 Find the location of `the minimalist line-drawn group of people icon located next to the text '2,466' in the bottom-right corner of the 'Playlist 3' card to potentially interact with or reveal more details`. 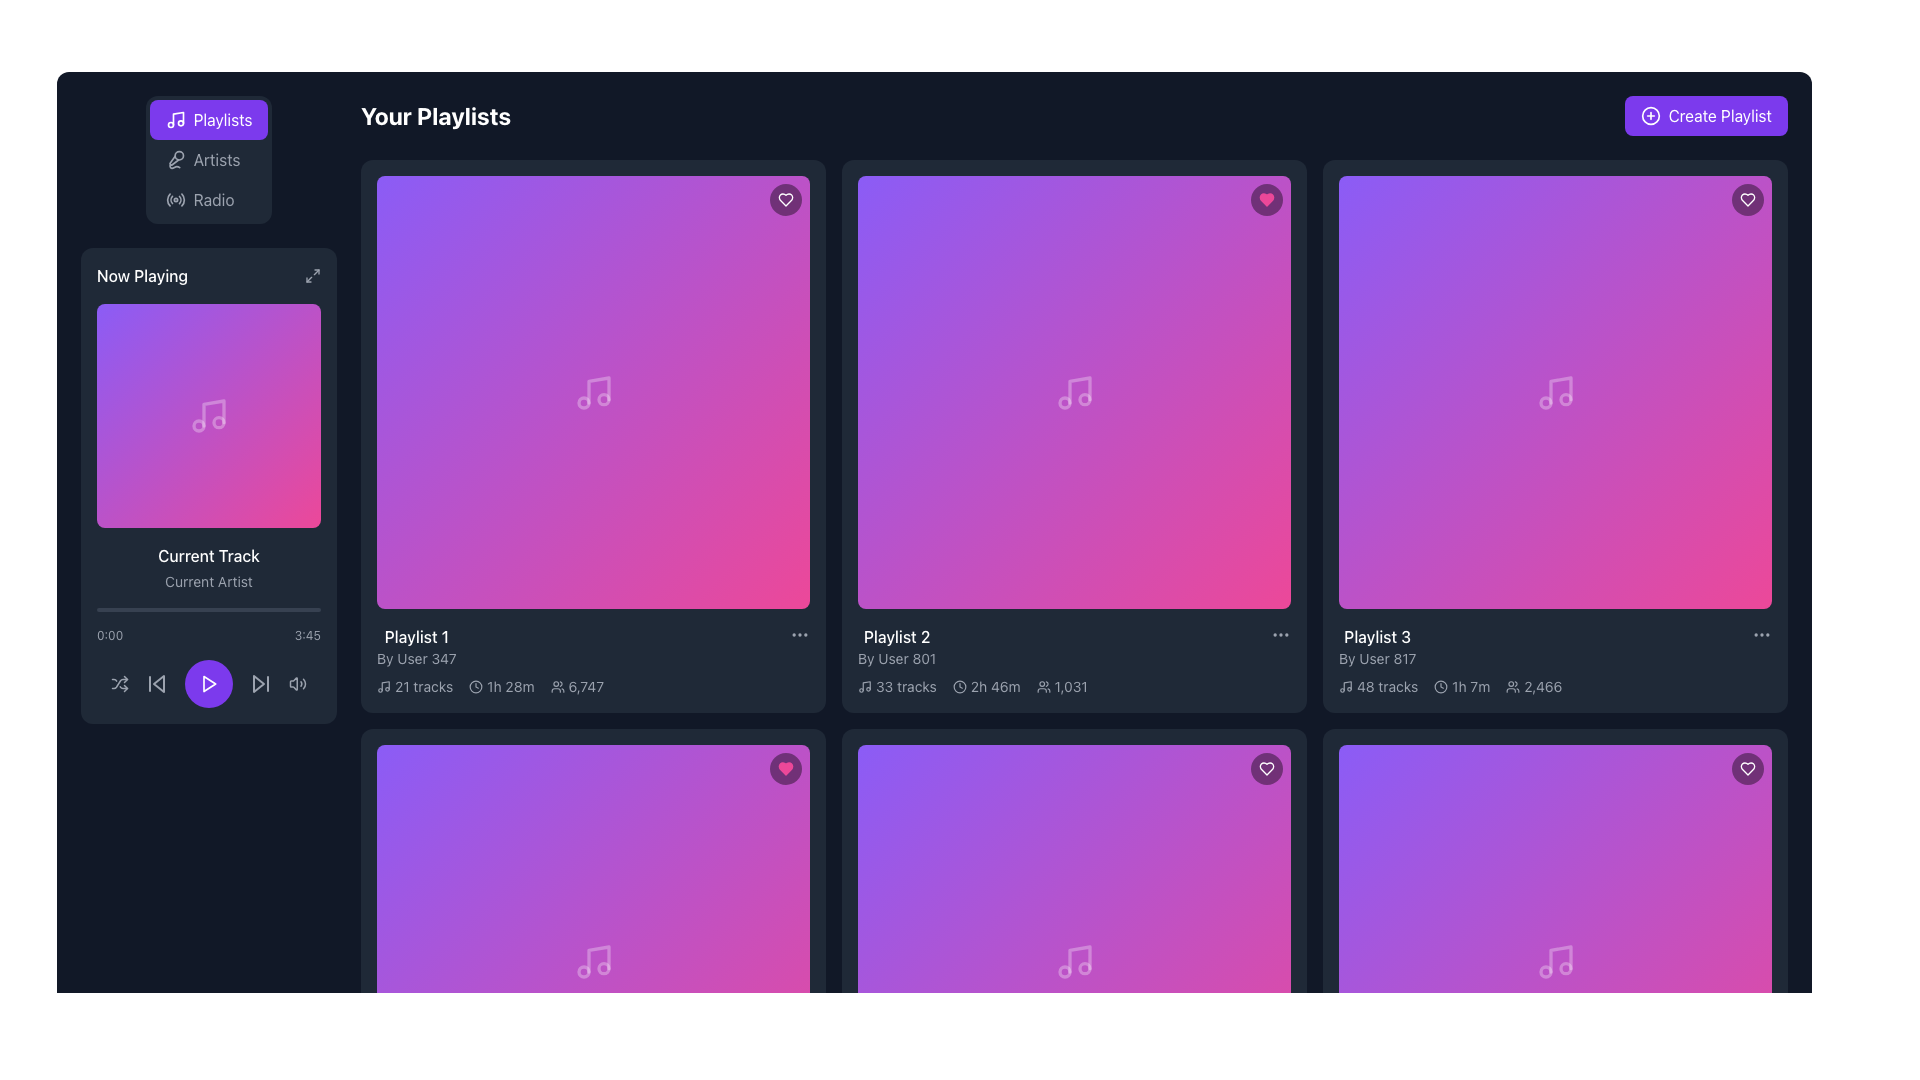

the minimalist line-drawn group of people icon located next to the text '2,466' in the bottom-right corner of the 'Playlist 3' card to potentially interact with or reveal more details is located at coordinates (1513, 685).